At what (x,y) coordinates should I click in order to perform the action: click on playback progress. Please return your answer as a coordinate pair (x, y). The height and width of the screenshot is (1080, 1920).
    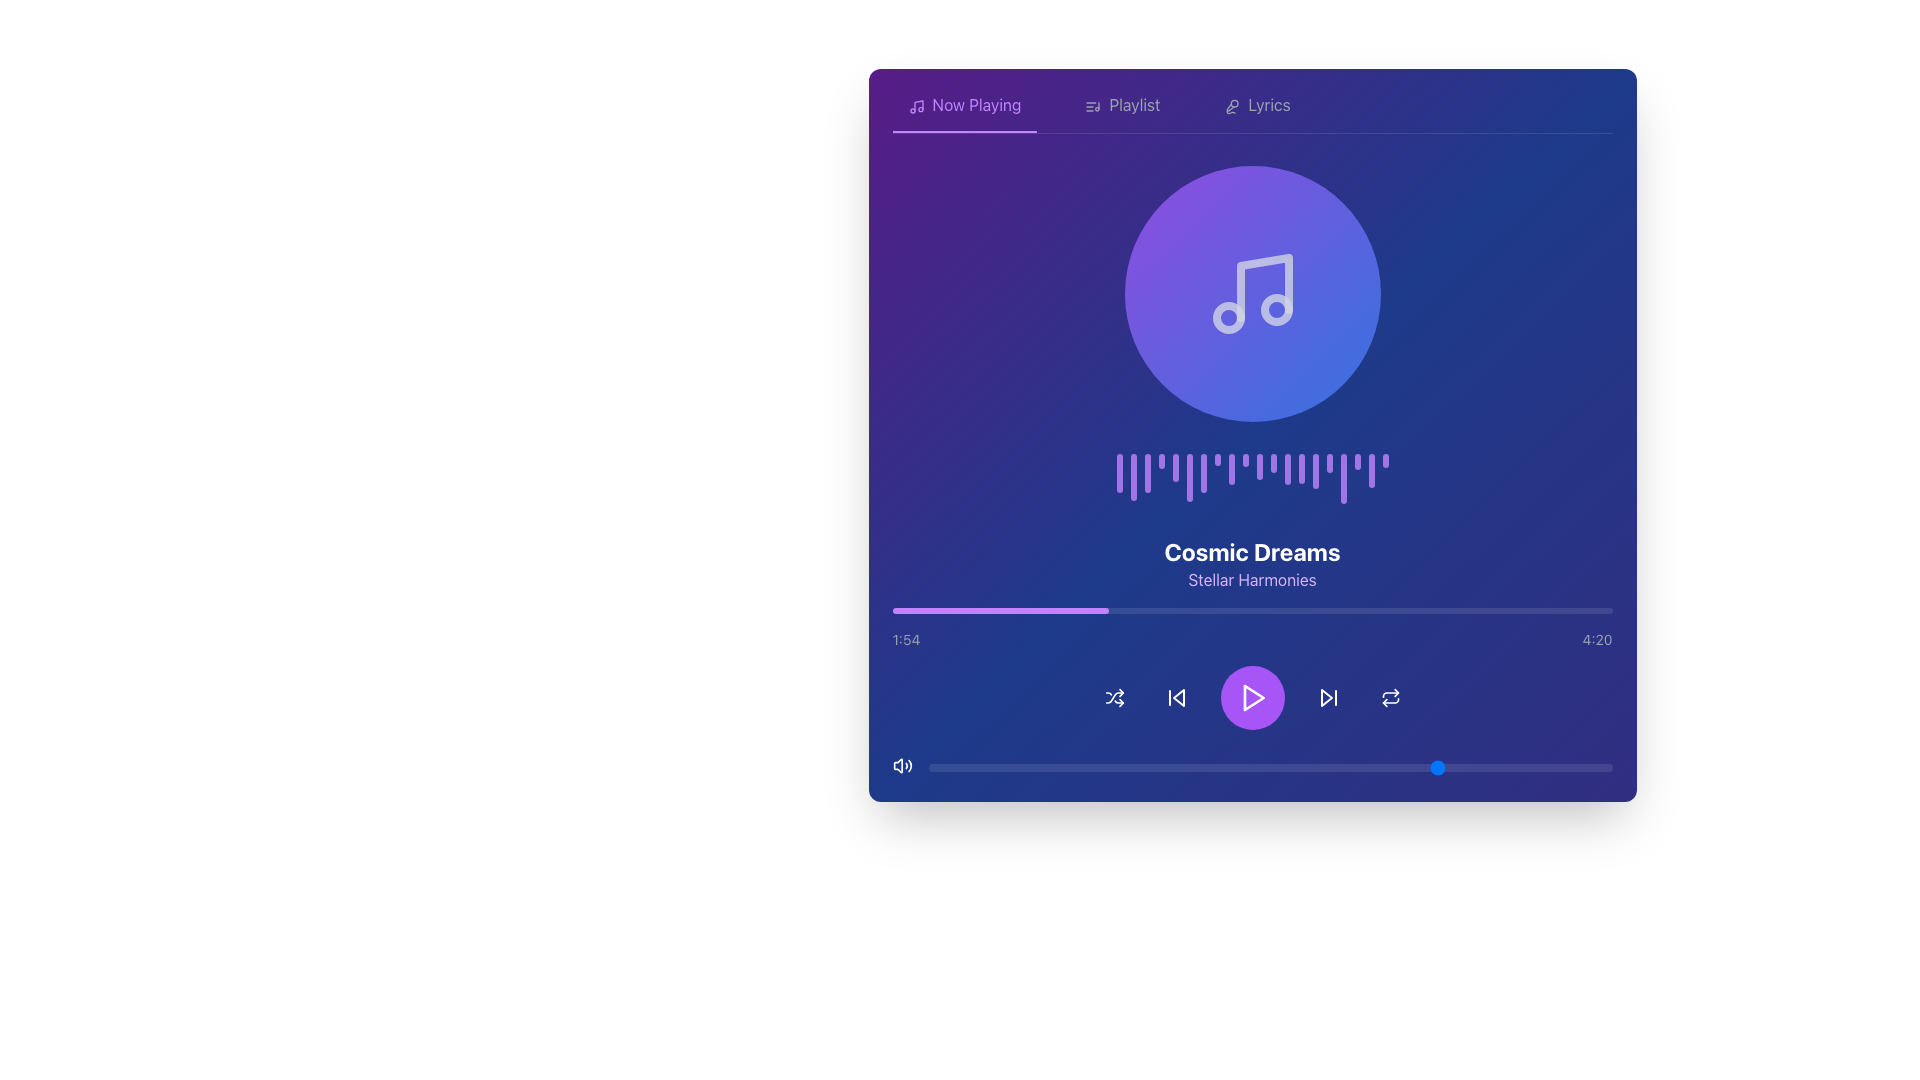
    Looking at the image, I should click on (1103, 609).